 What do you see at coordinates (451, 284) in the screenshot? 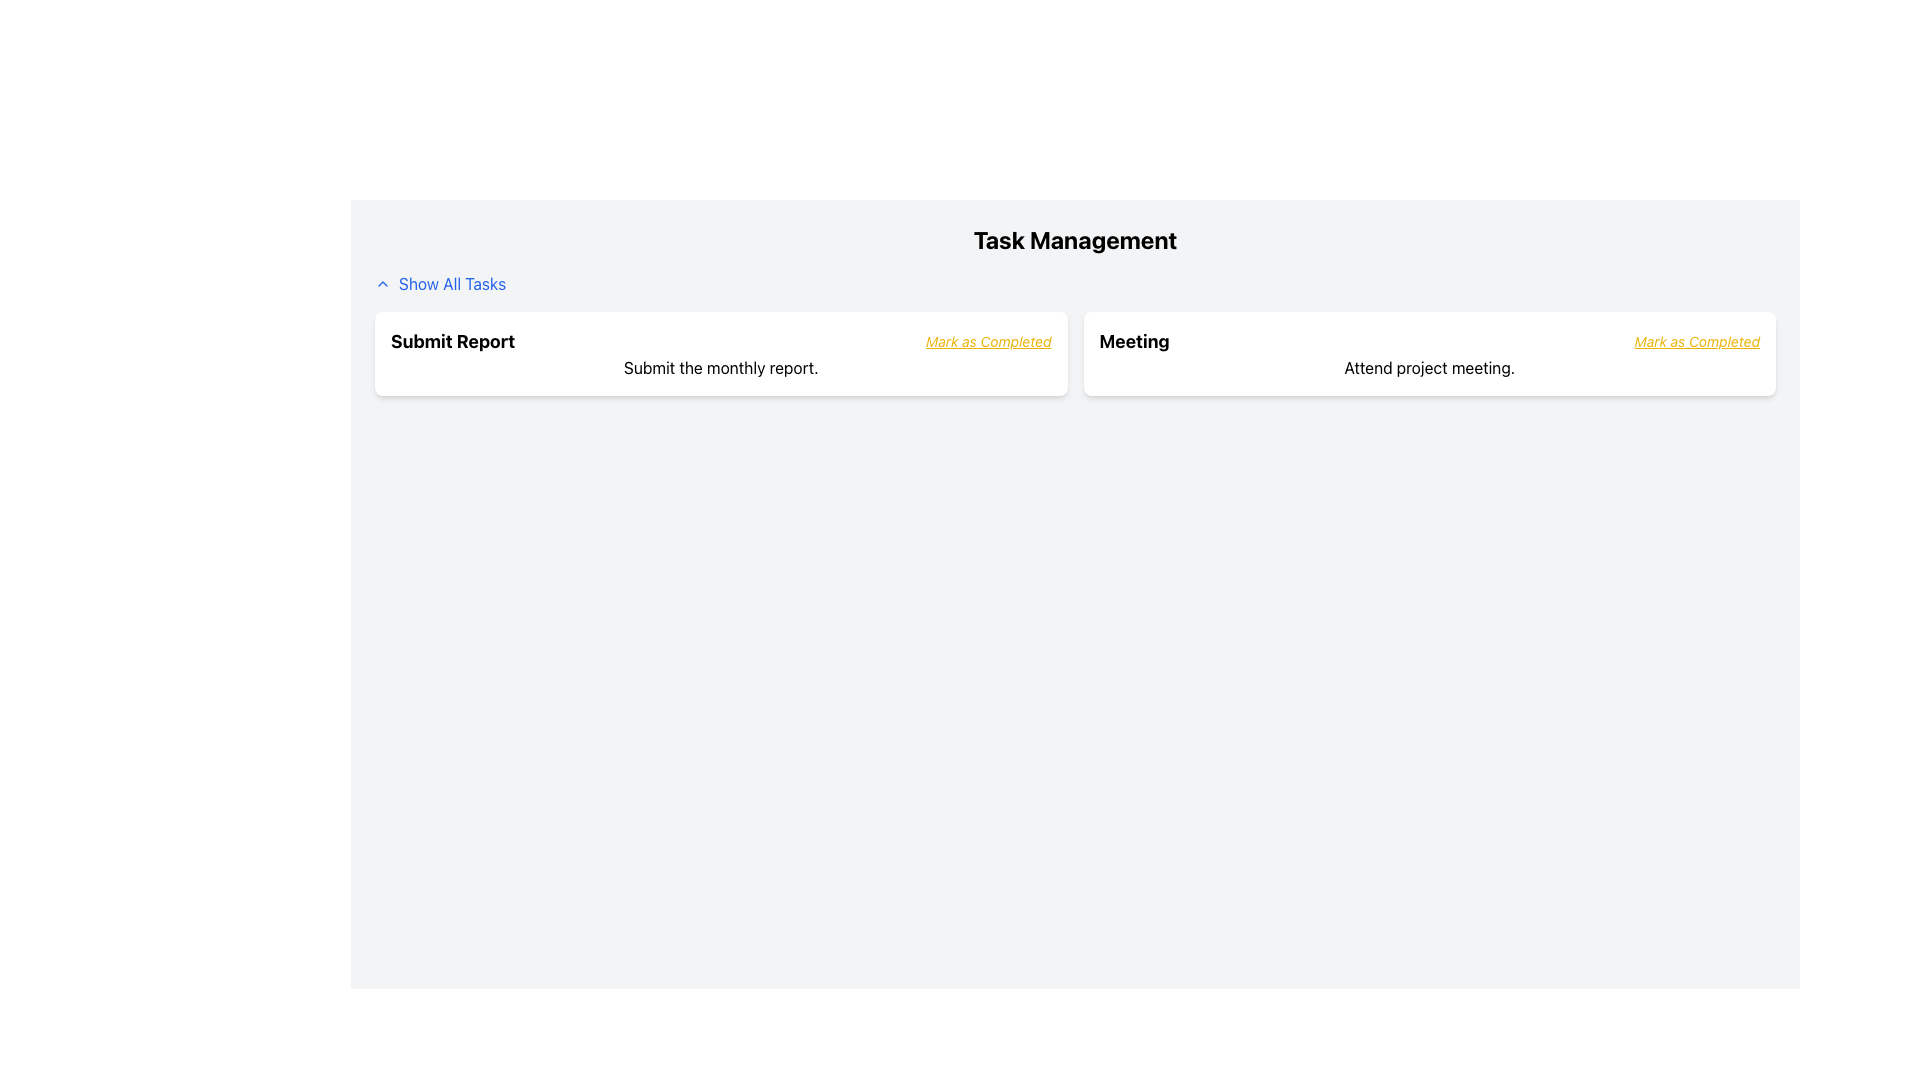
I see `the text label that serves as an indicator for viewing additional task-related information, located at the center-top of the interface, slightly to the right of a small arrow icon` at bounding box center [451, 284].